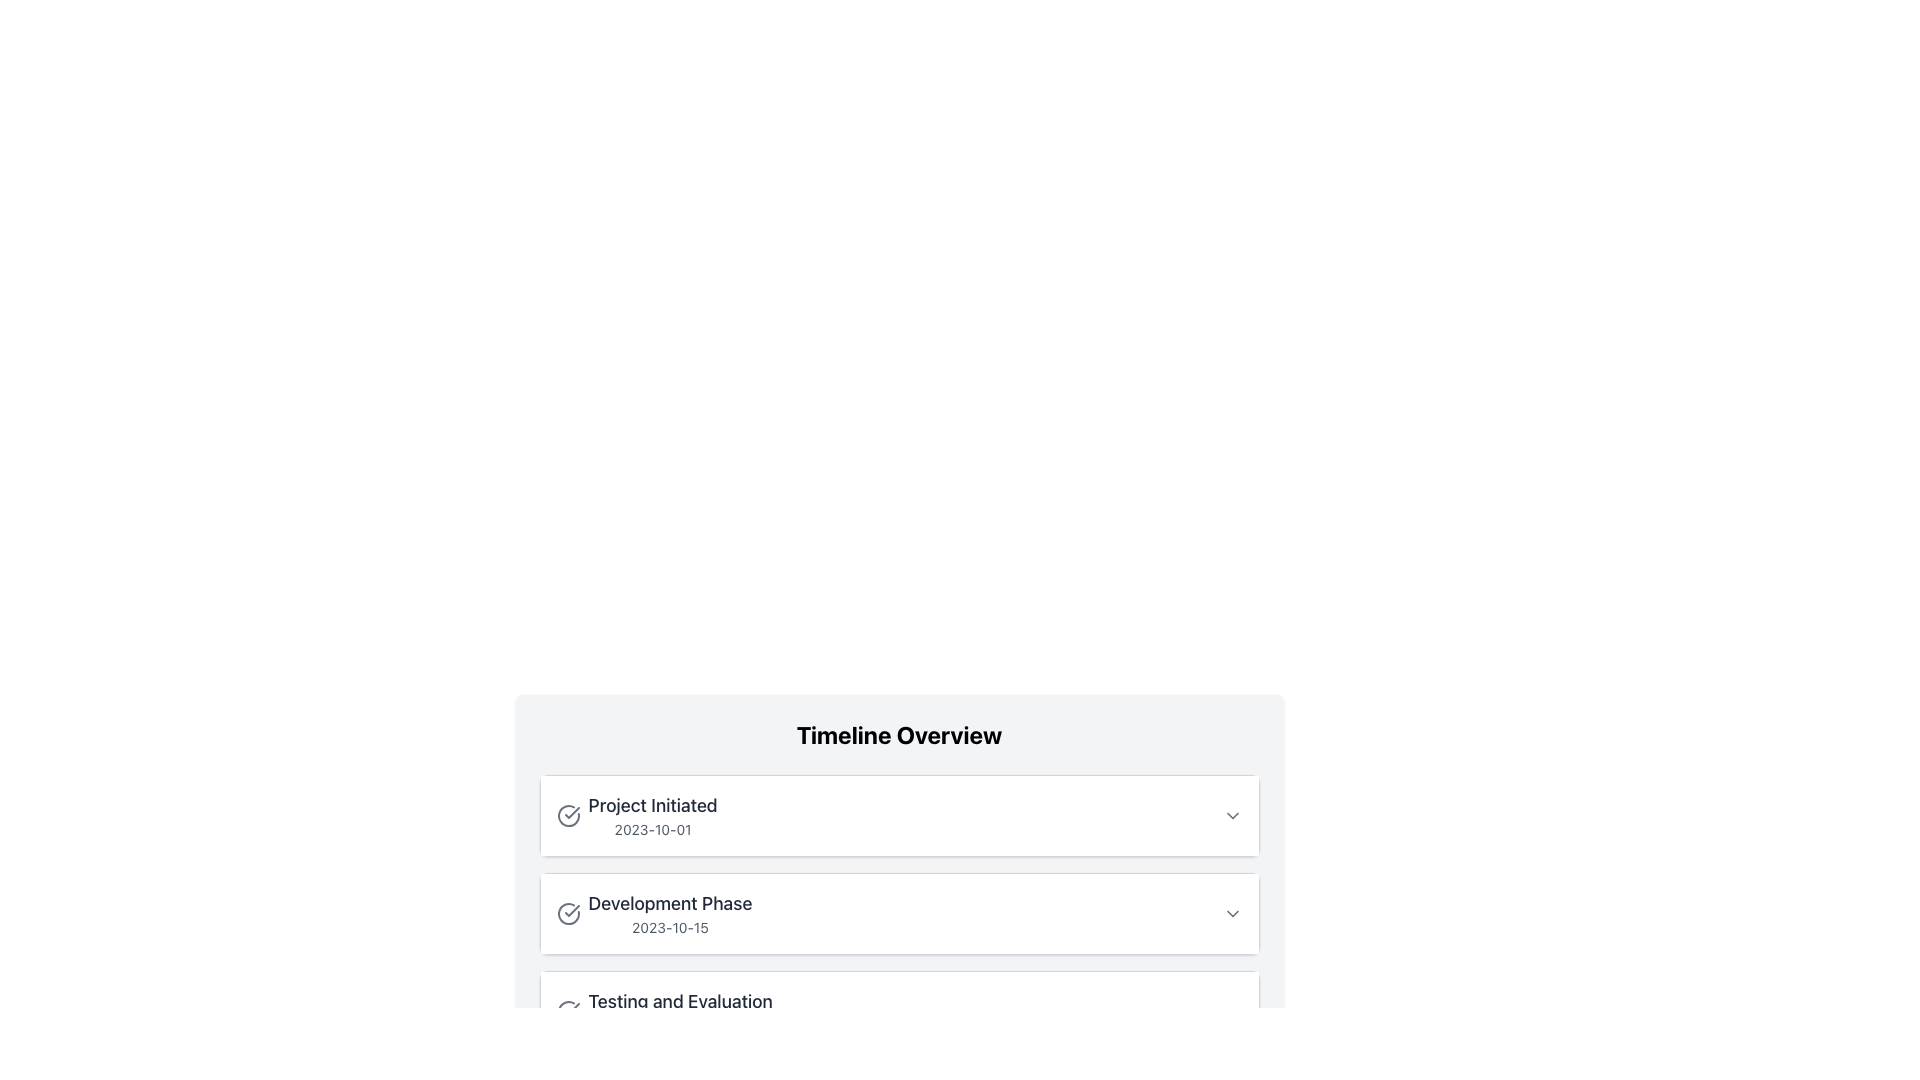 Image resolution: width=1920 pixels, height=1080 pixels. Describe the element at coordinates (636, 816) in the screenshot. I see `the informational text block indicating the initiation of a project and its corresponding date, located under the 'Timeline Overview' section` at that location.